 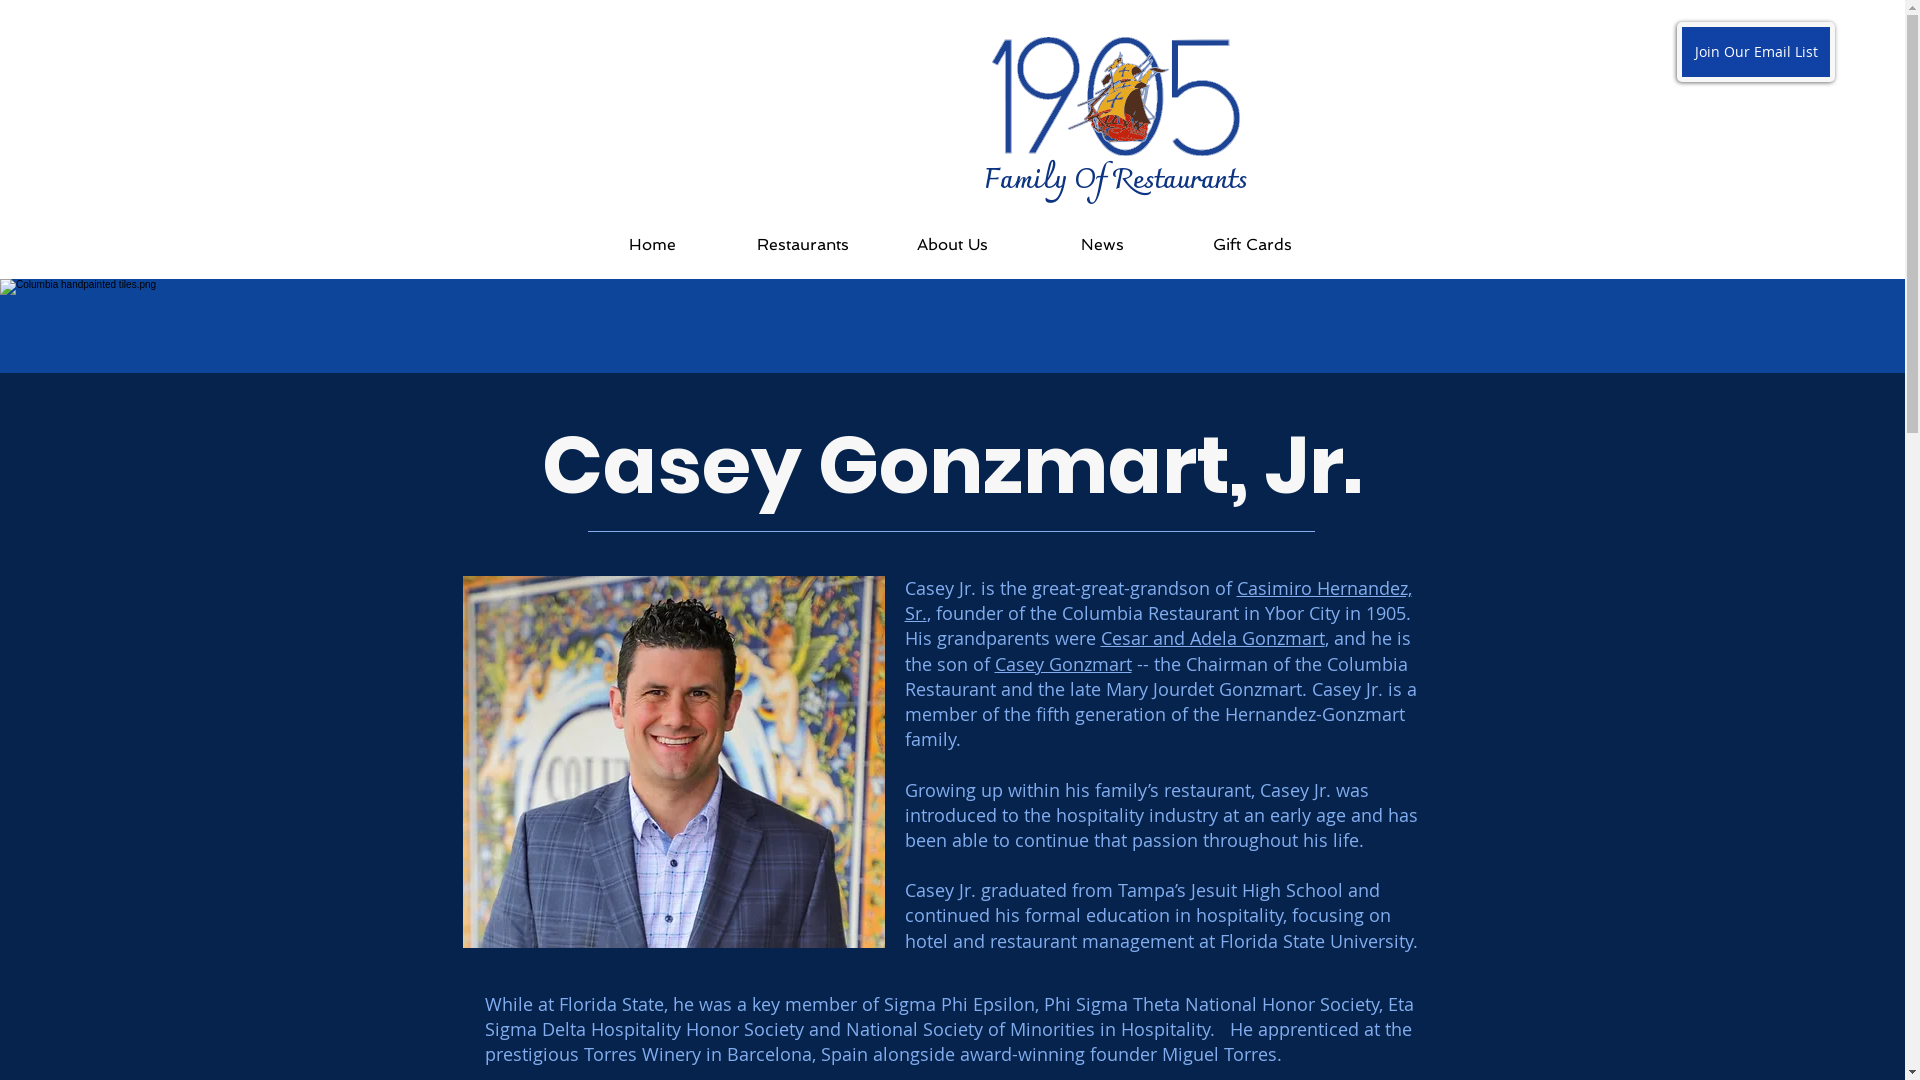 I want to click on 'Cesar and Adela Gonzmart', so click(x=1210, y=637).